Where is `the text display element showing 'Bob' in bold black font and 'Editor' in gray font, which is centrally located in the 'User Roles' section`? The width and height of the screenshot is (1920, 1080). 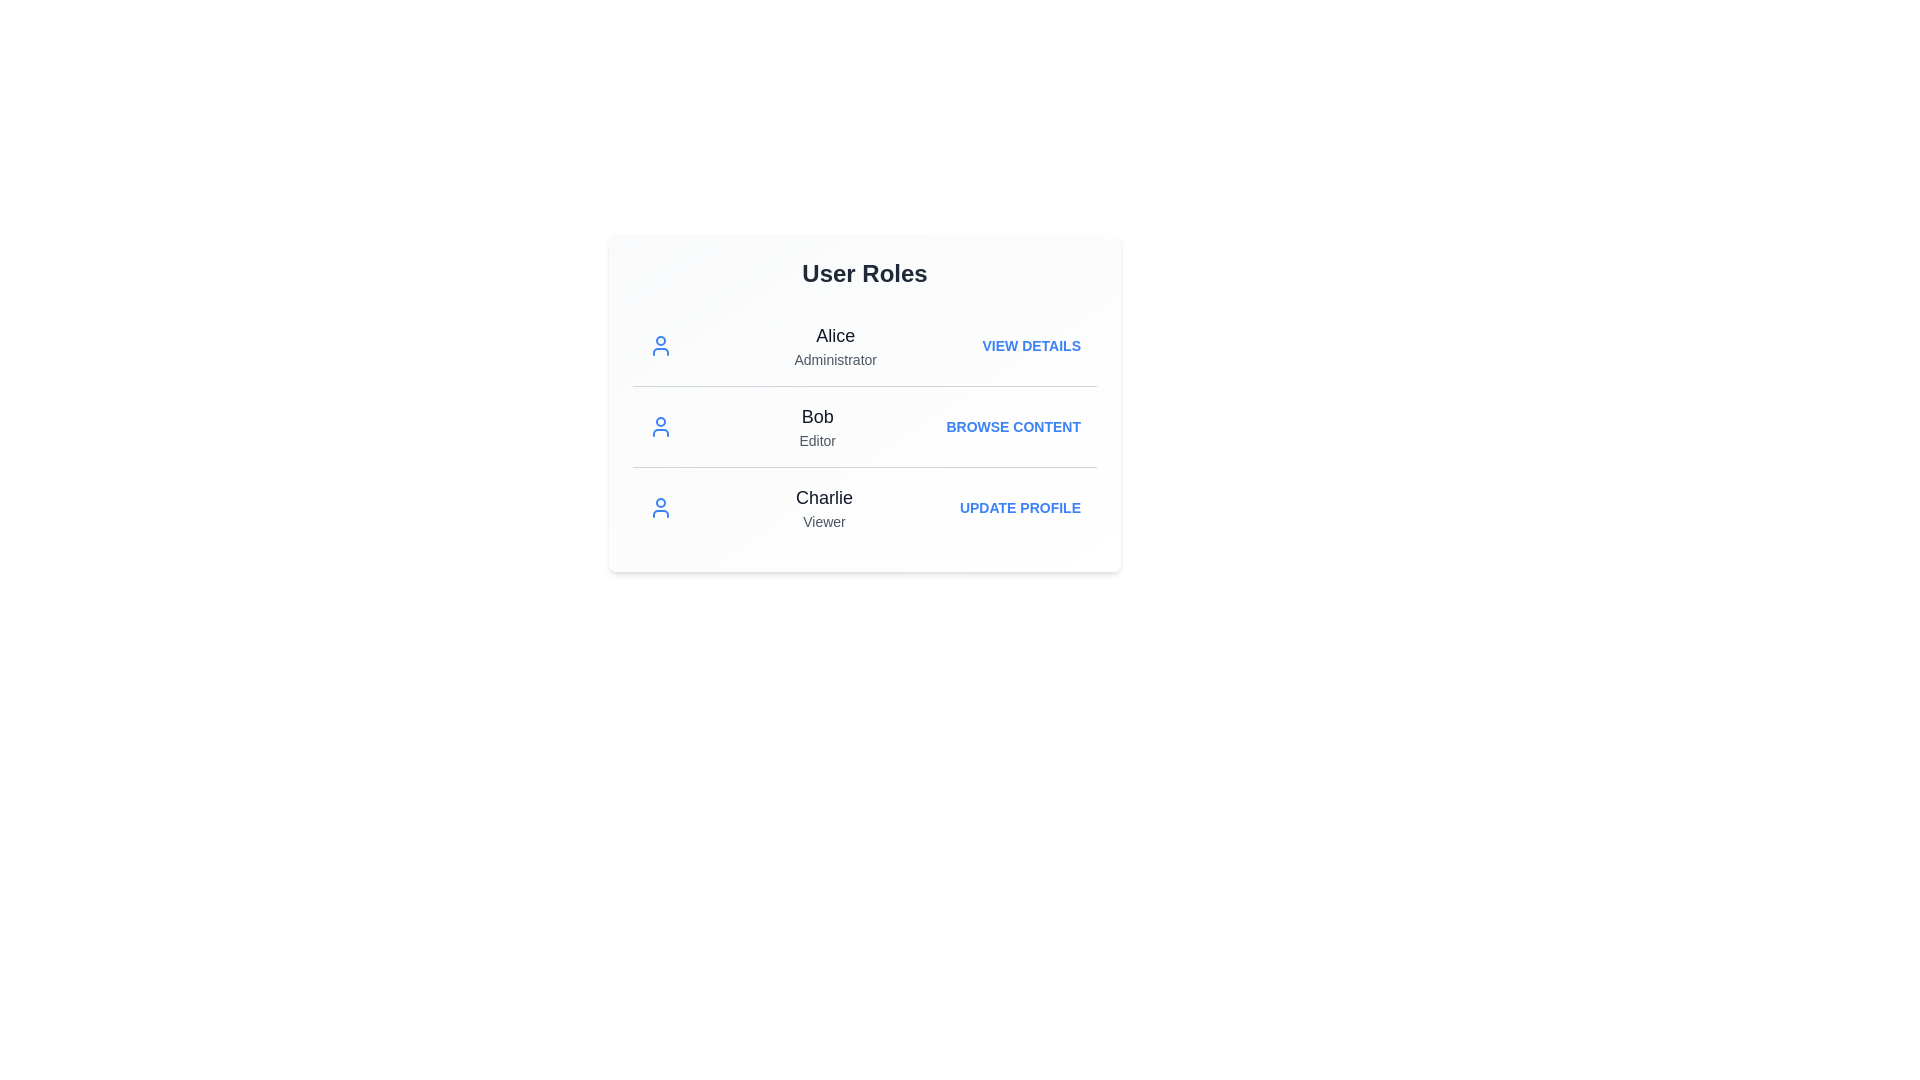 the text display element showing 'Bob' in bold black font and 'Editor' in gray font, which is centrally located in the 'User Roles' section is located at coordinates (817, 426).